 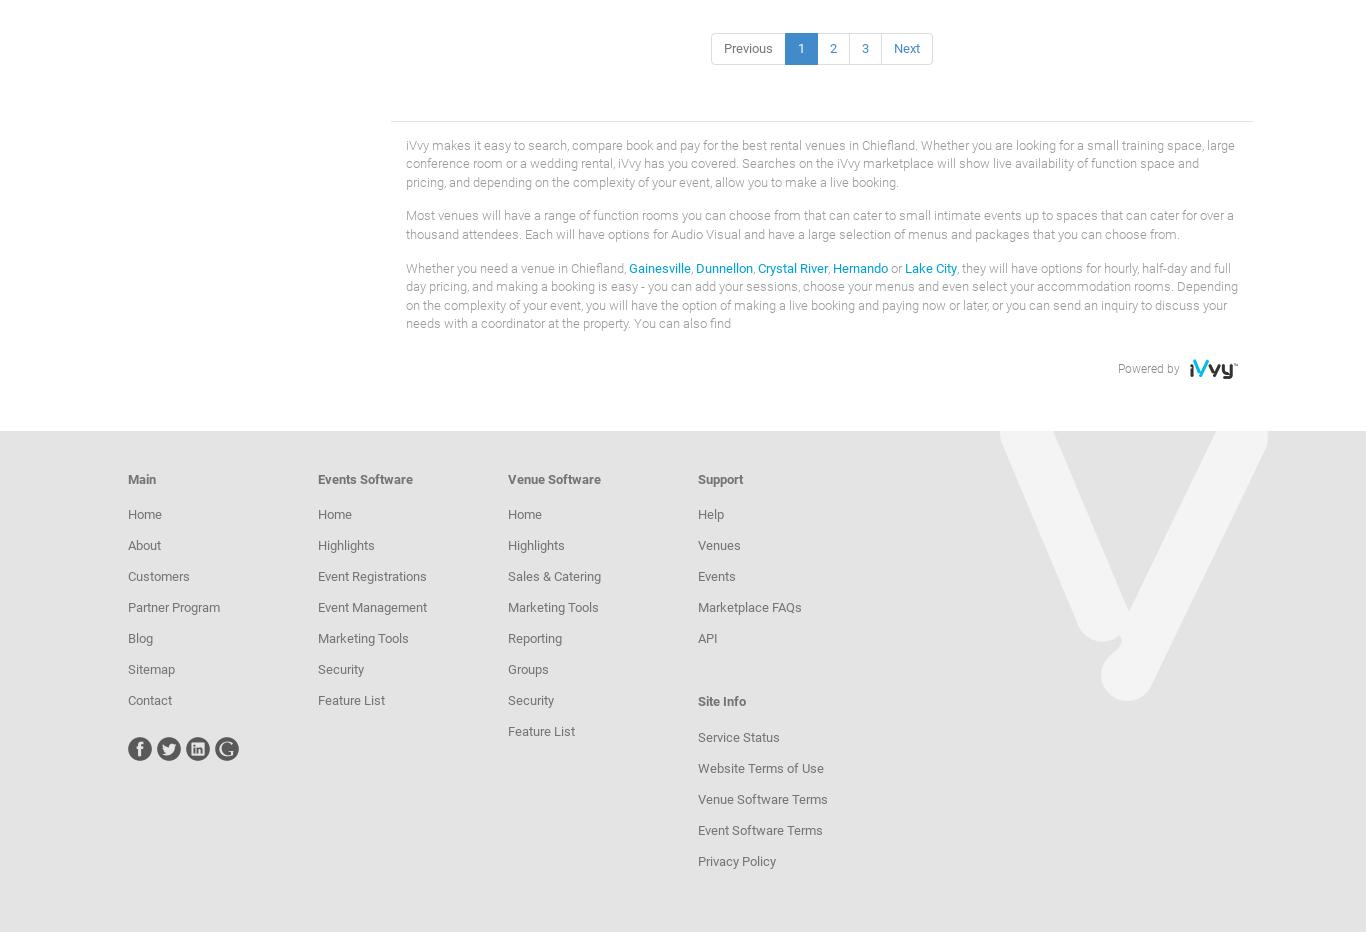 What do you see at coordinates (1116, 366) in the screenshot?
I see `'Powered by'` at bounding box center [1116, 366].